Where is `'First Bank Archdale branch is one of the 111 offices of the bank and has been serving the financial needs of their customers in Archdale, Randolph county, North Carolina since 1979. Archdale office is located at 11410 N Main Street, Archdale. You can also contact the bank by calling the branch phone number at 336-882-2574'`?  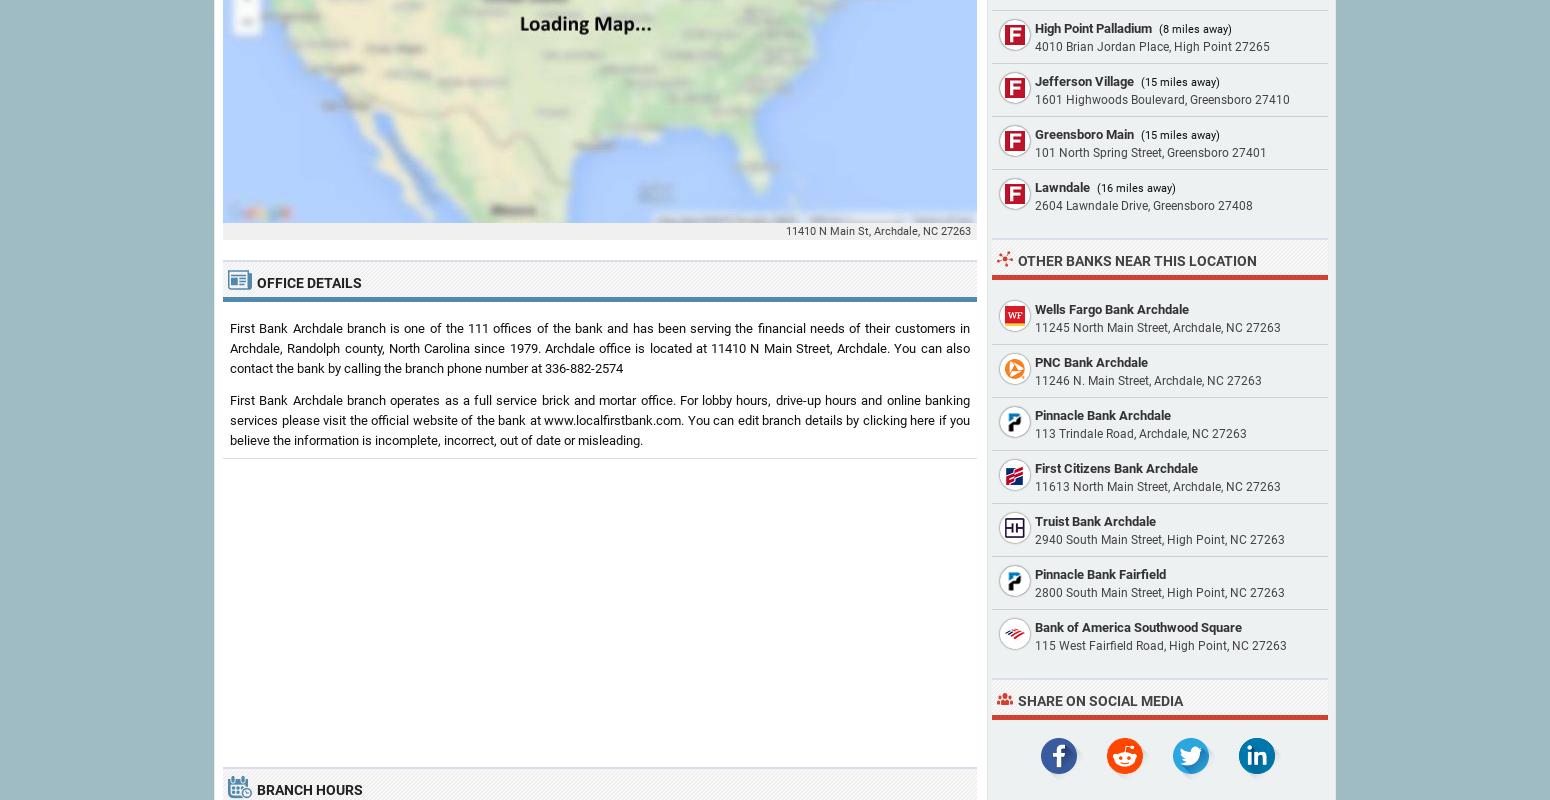 'First Bank Archdale branch is one of the 111 offices of the bank and has been serving the financial needs of their customers in Archdale, Randolph county, North Carolina since 1979. Archdale office is located at 11410 N Main Street, Archdale. You can also contact the bank by calling the branch phone number at 336-882-2574' is located at coordinates (600, 348).